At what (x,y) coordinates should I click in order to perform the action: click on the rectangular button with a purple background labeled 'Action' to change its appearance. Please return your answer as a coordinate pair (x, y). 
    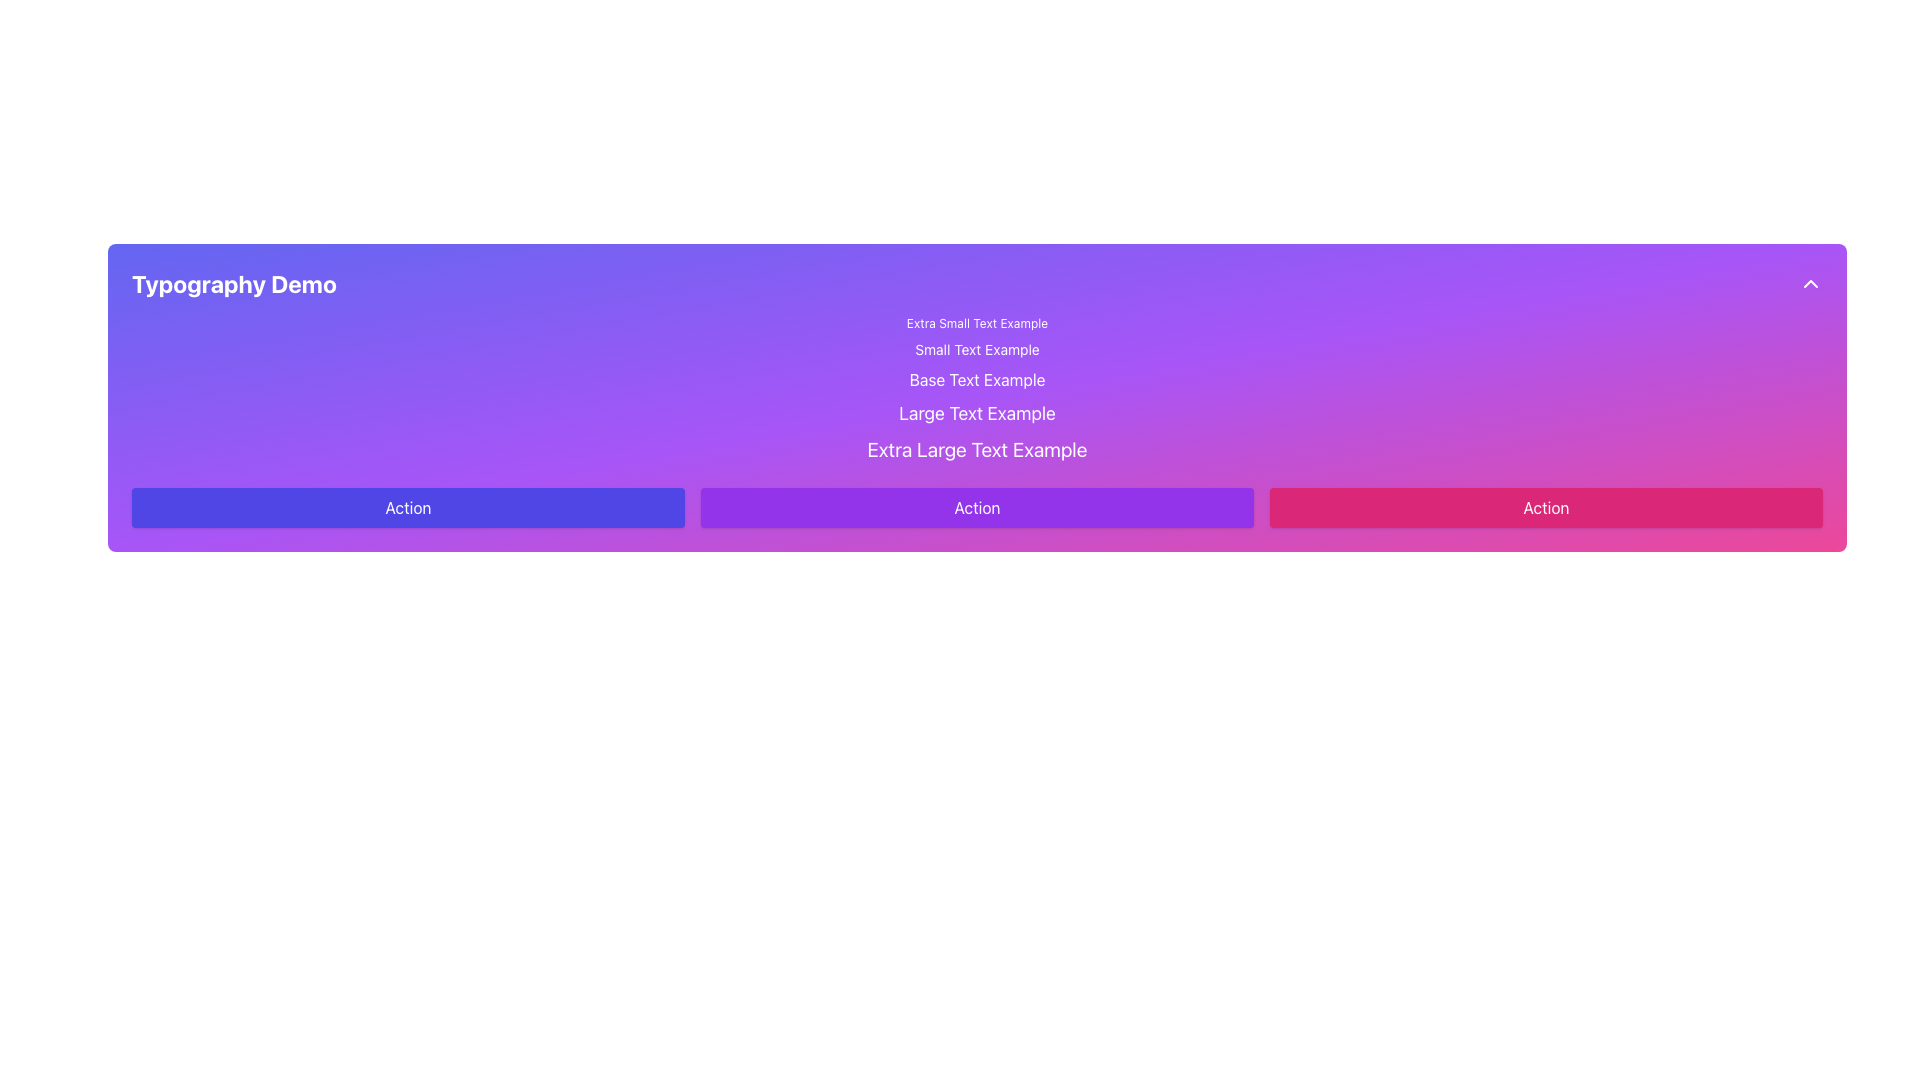
    Looking at the image, I should click on (977, 507).